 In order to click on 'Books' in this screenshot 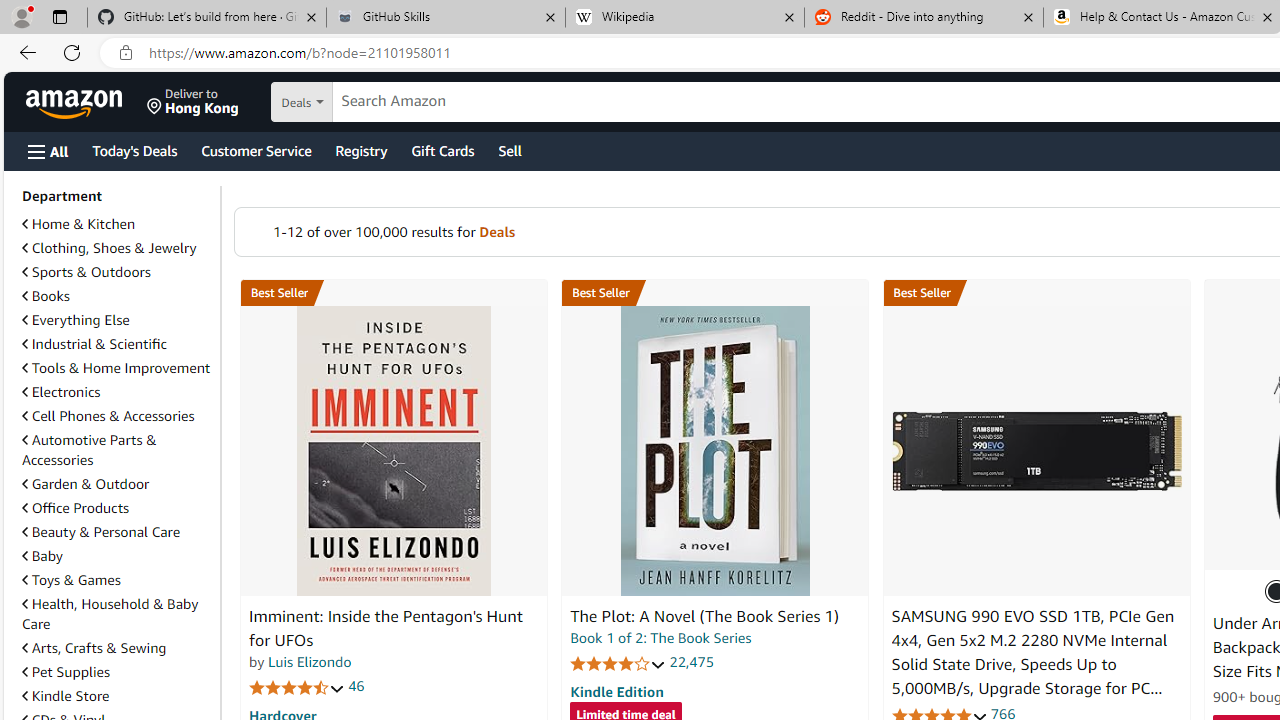, I will do `click(46, 296)`.